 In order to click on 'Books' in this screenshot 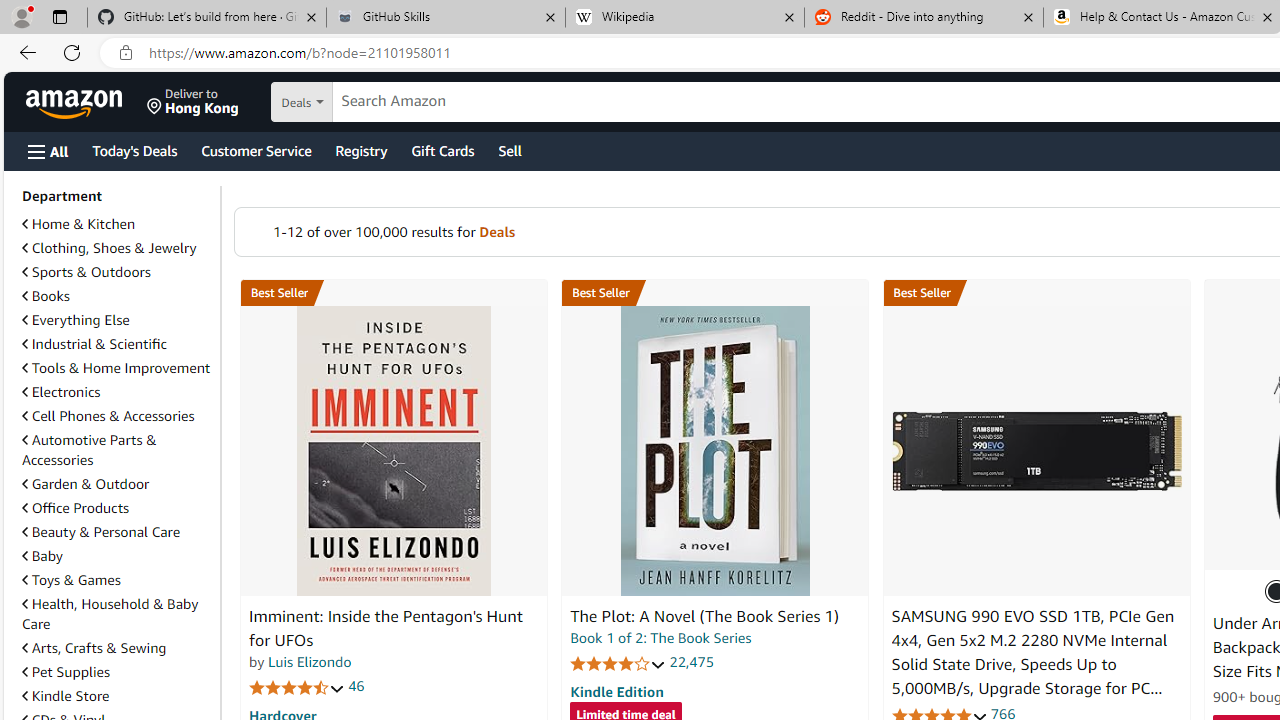, I will do `click(46, 296)`.